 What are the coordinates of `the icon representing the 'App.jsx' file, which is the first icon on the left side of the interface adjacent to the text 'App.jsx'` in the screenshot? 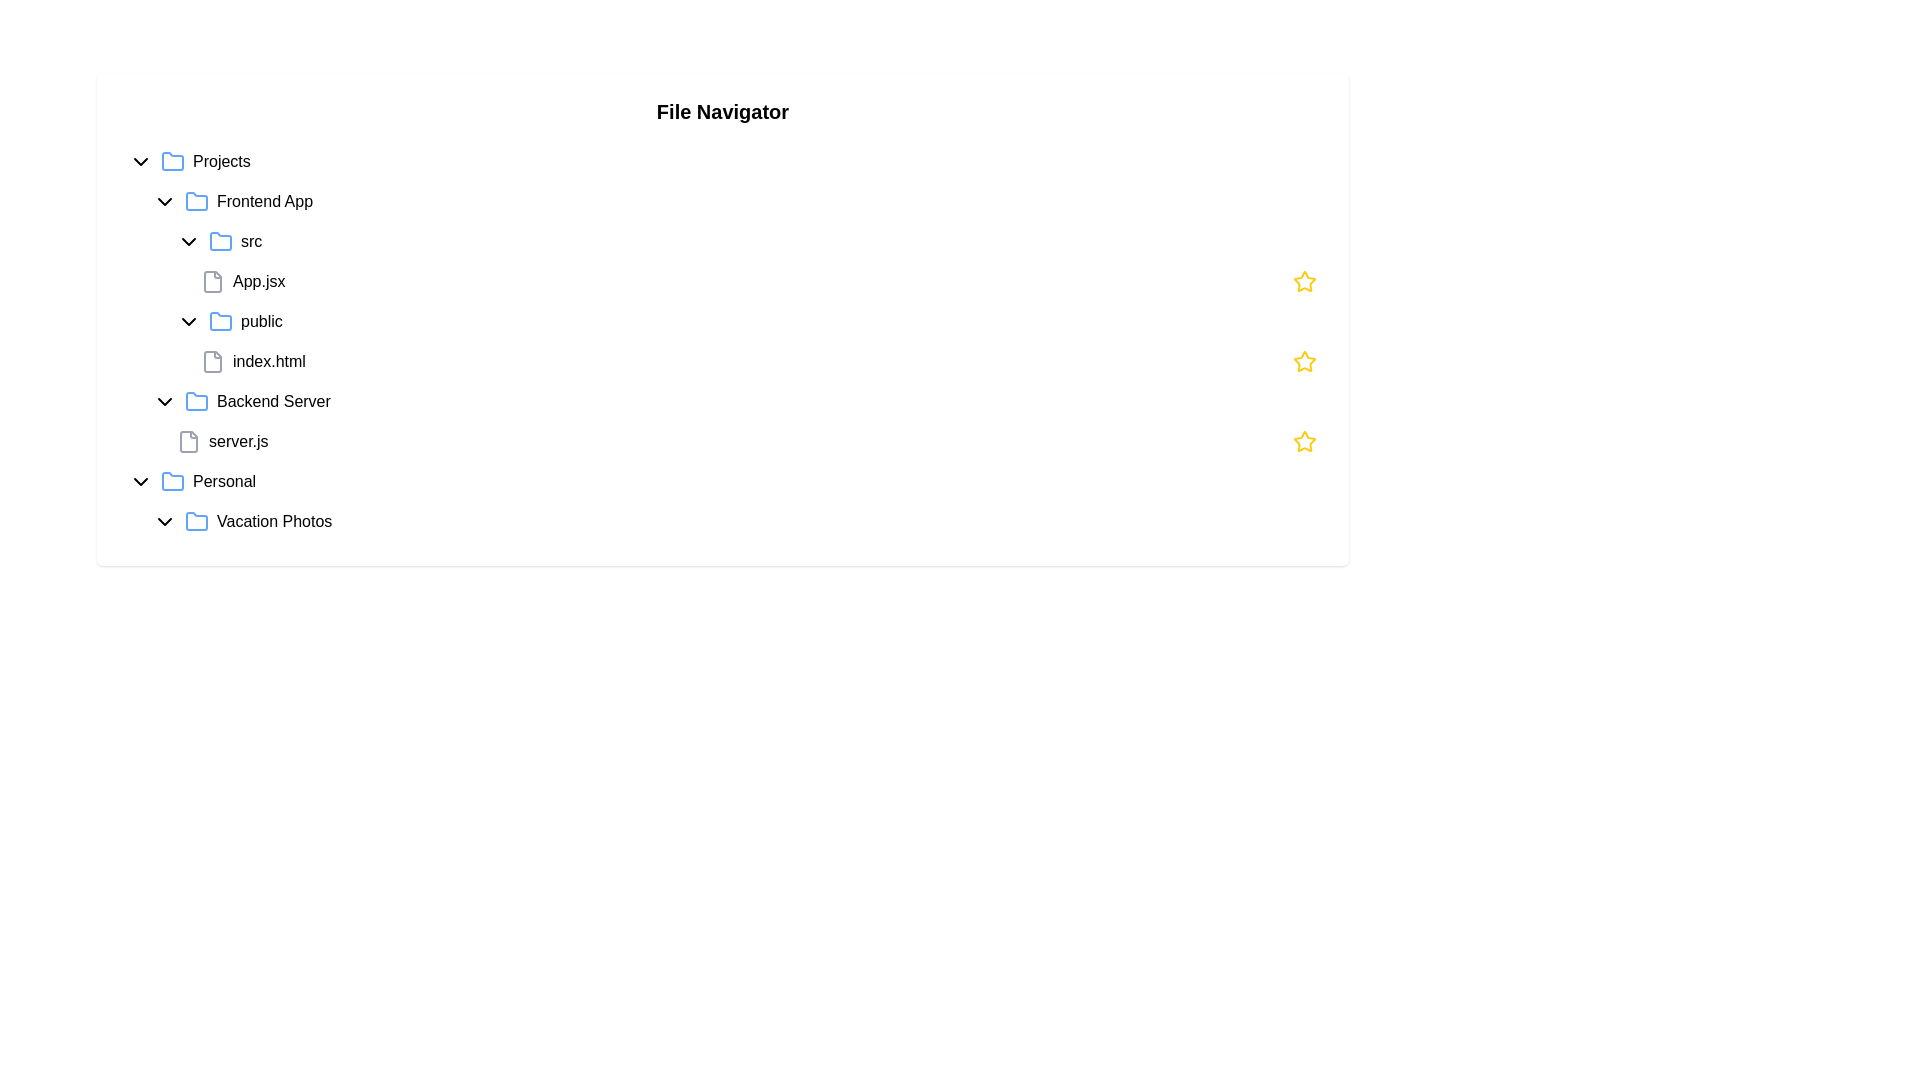 It's located at (212, 281).